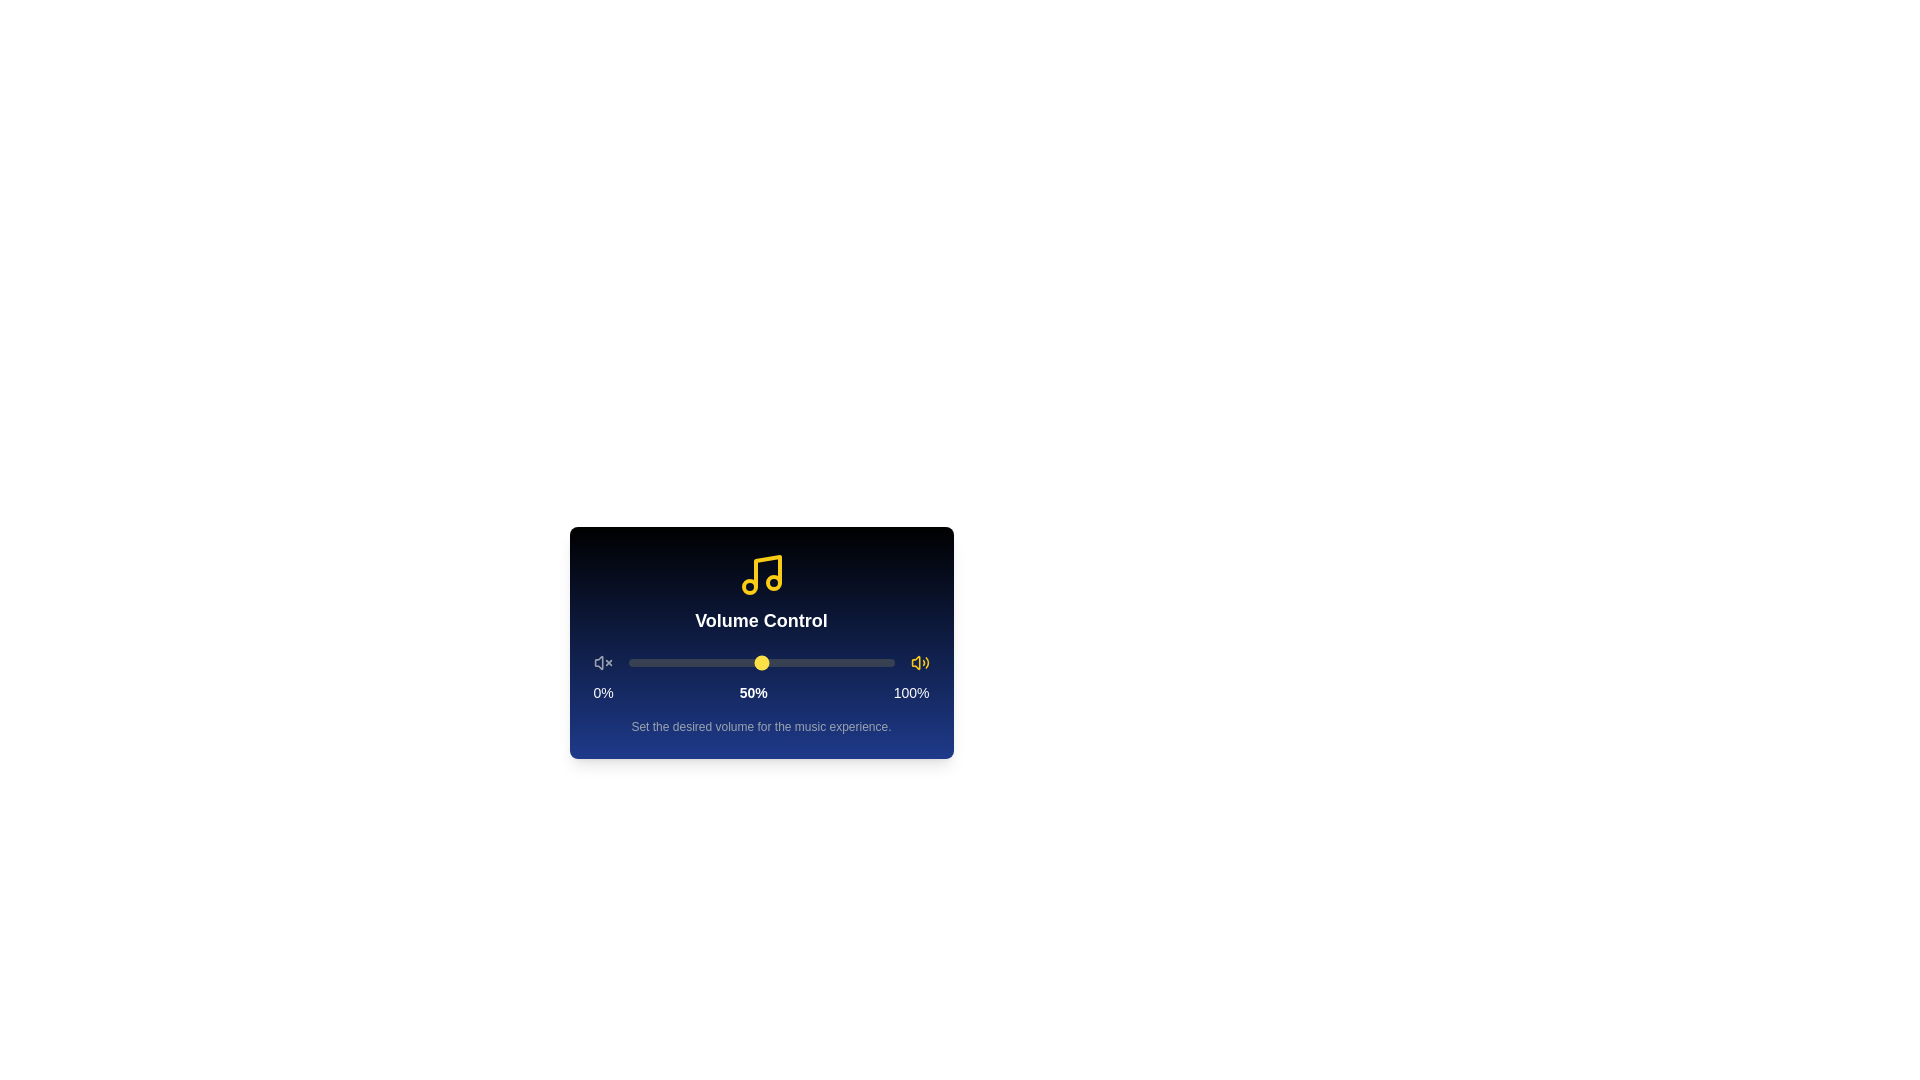 Image resolution: width=1920 pixels, height=1080 pixels. I want to click on the volume slider to 6%, so click(644, 663).